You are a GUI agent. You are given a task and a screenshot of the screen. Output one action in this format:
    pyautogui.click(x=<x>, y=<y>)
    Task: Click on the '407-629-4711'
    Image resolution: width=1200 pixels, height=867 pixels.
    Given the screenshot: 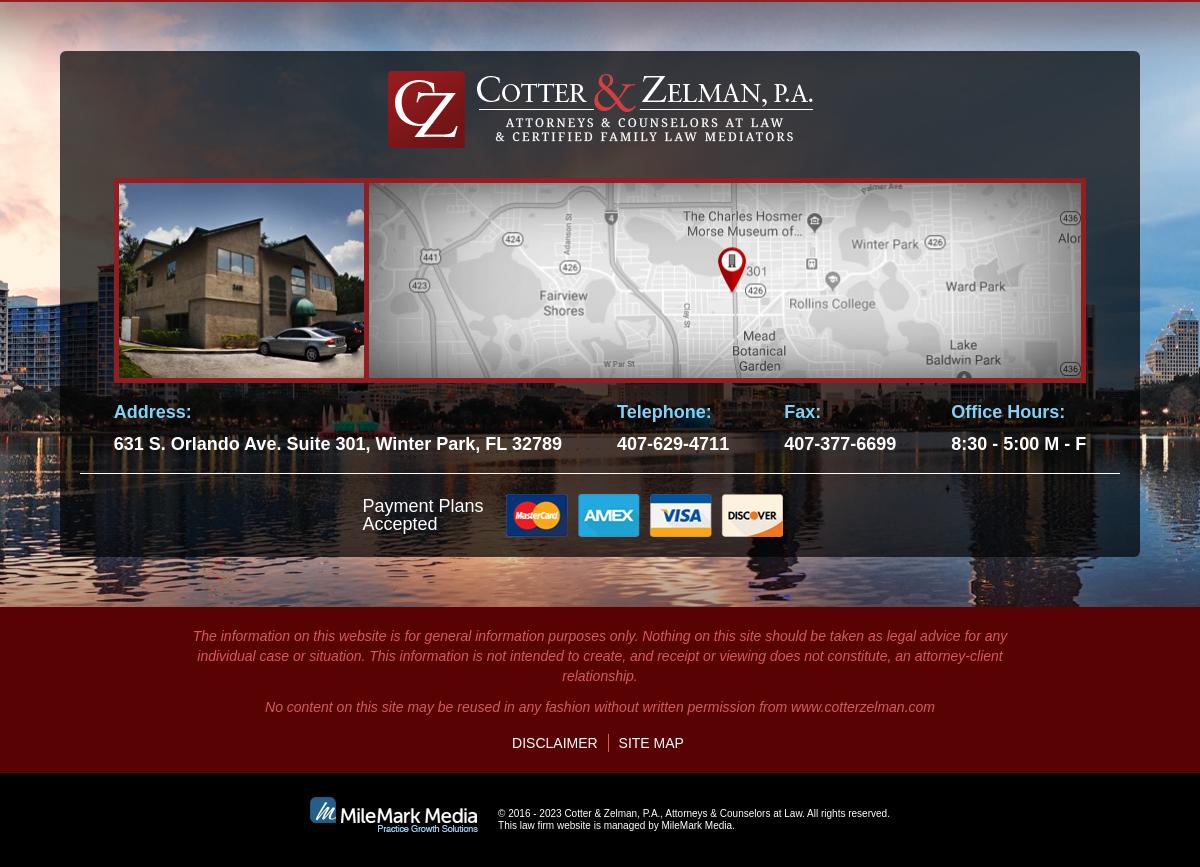 What is the action you would take?
    pyautogui.click(x=672, y=442)
    